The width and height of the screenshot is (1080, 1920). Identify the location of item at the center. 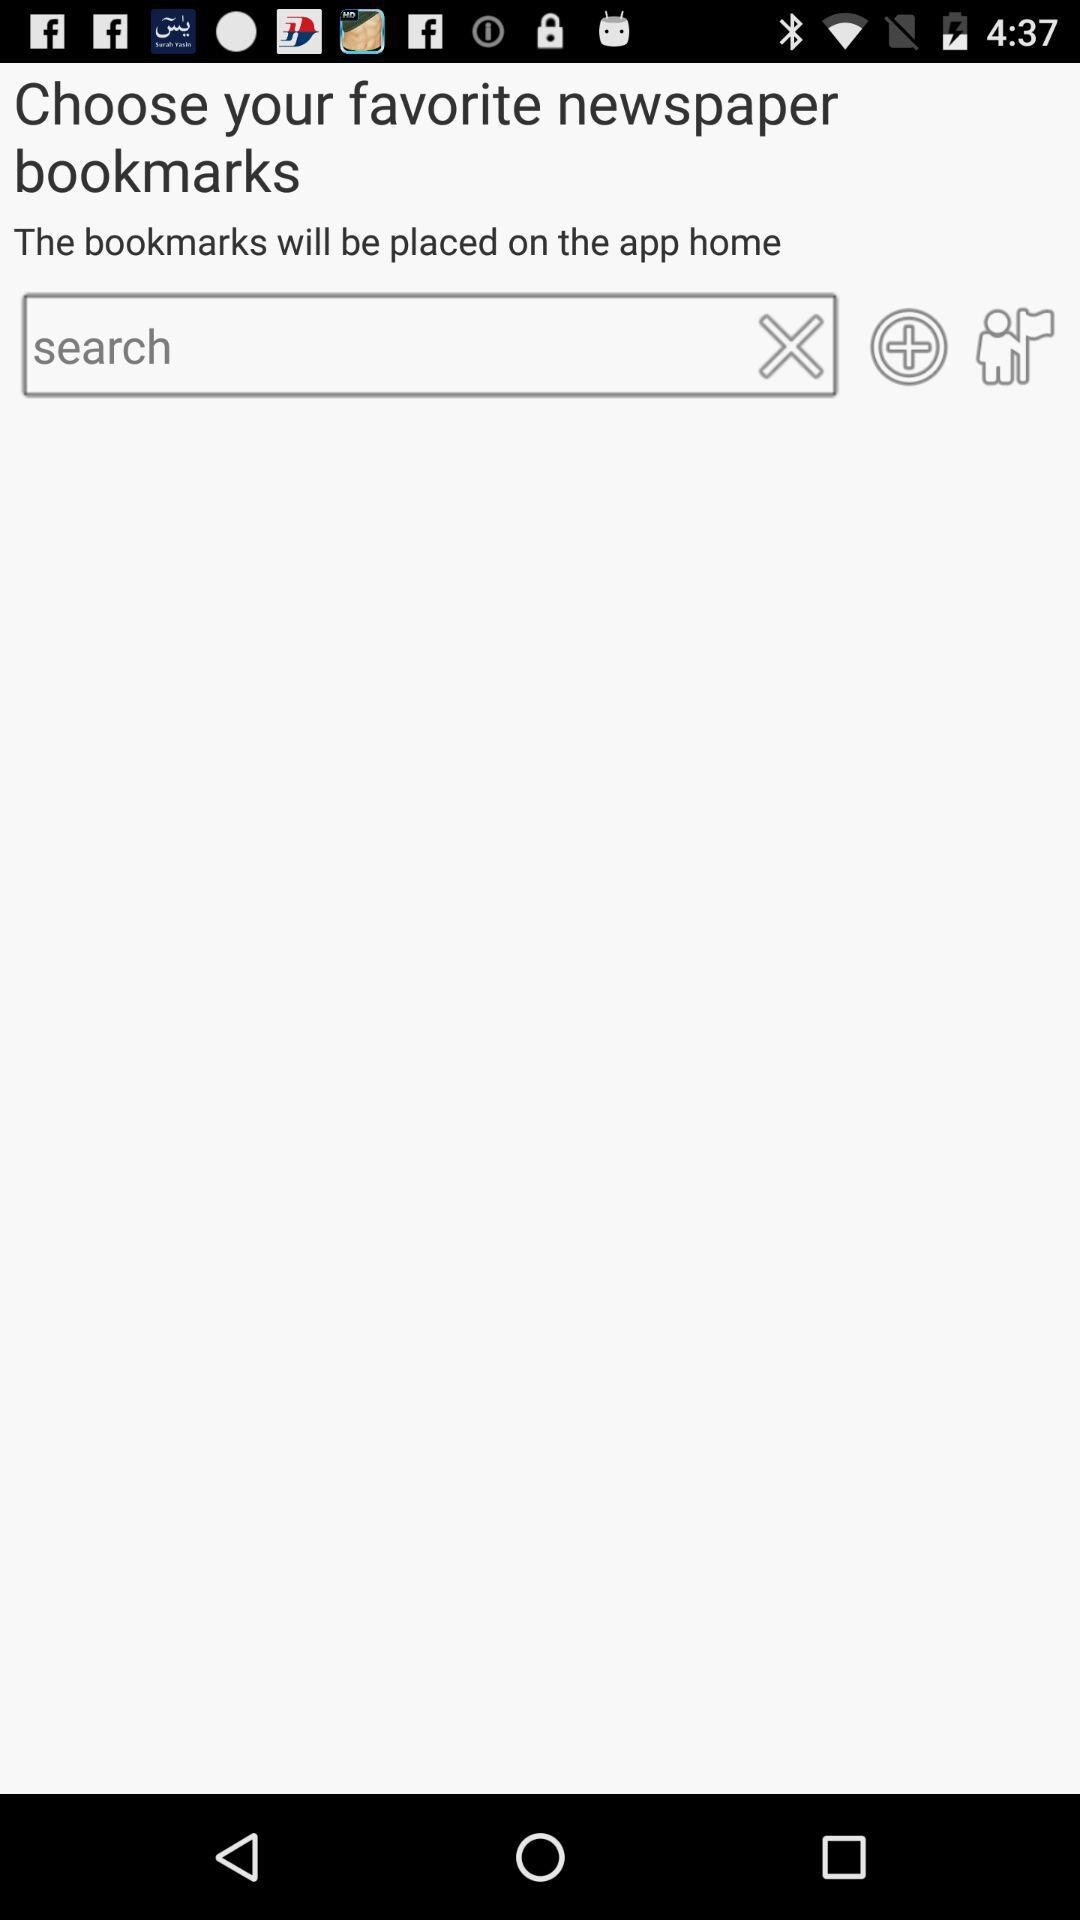
(540, 1106).